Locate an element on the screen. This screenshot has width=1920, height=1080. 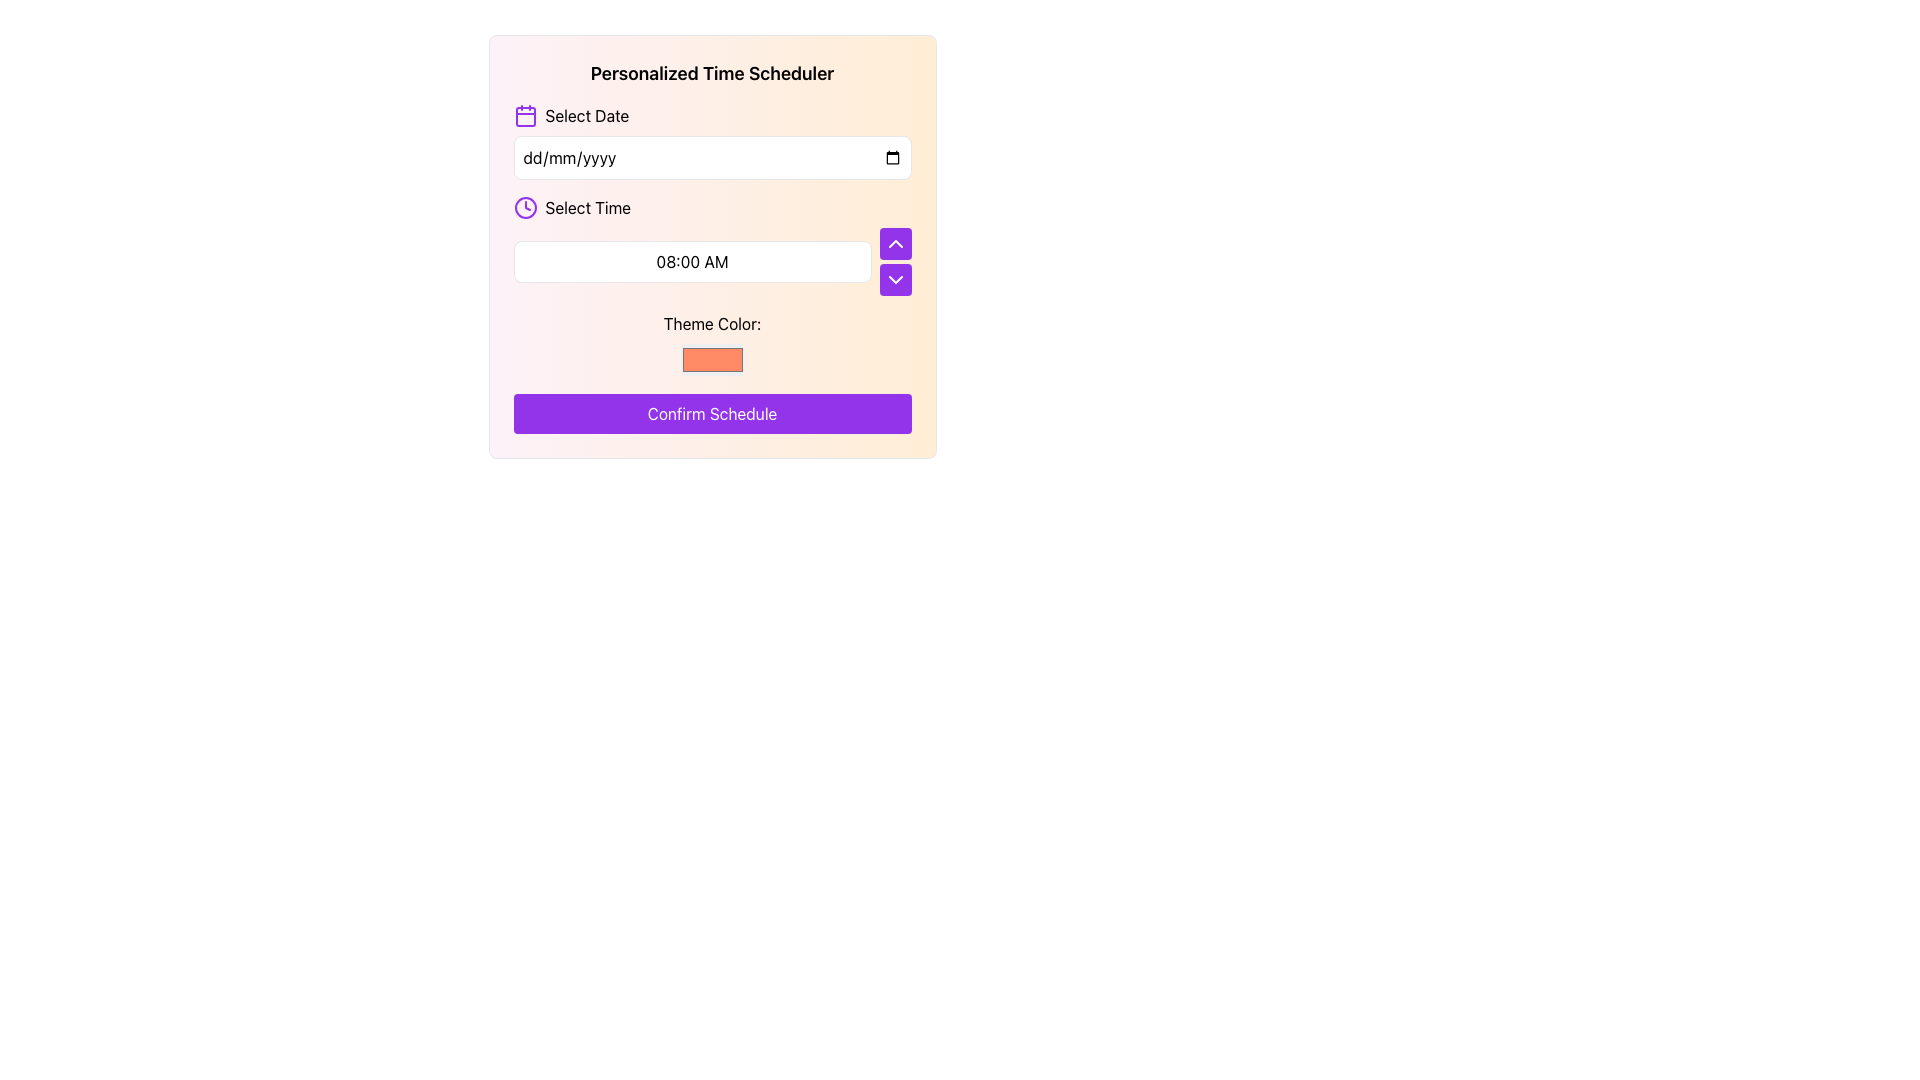
the Text Label that describes the functionality of the color display box, located near the center of the panel, above the rectangular color display box is located at coordinates (712, 323).